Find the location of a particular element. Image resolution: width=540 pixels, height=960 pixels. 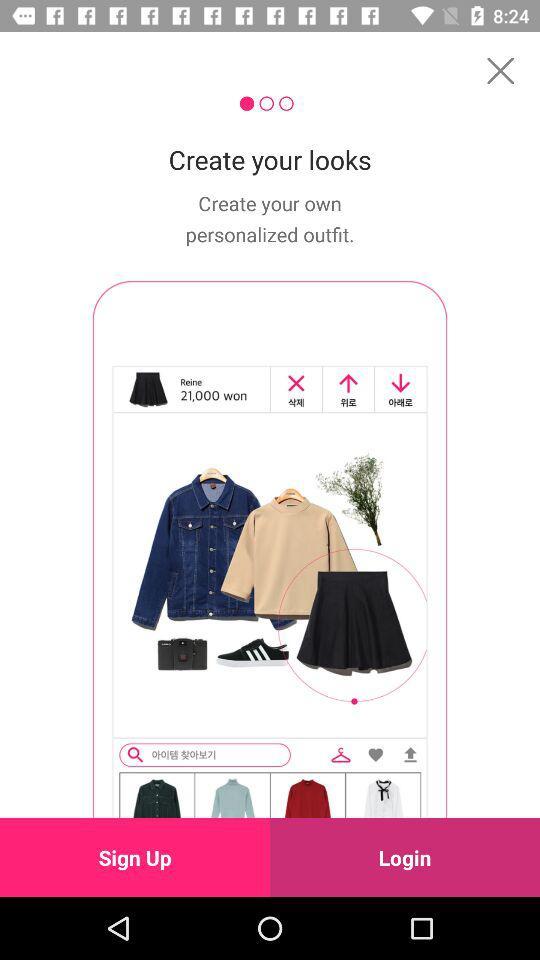

the item next to sign up icon is located at coordinates (405, 856).